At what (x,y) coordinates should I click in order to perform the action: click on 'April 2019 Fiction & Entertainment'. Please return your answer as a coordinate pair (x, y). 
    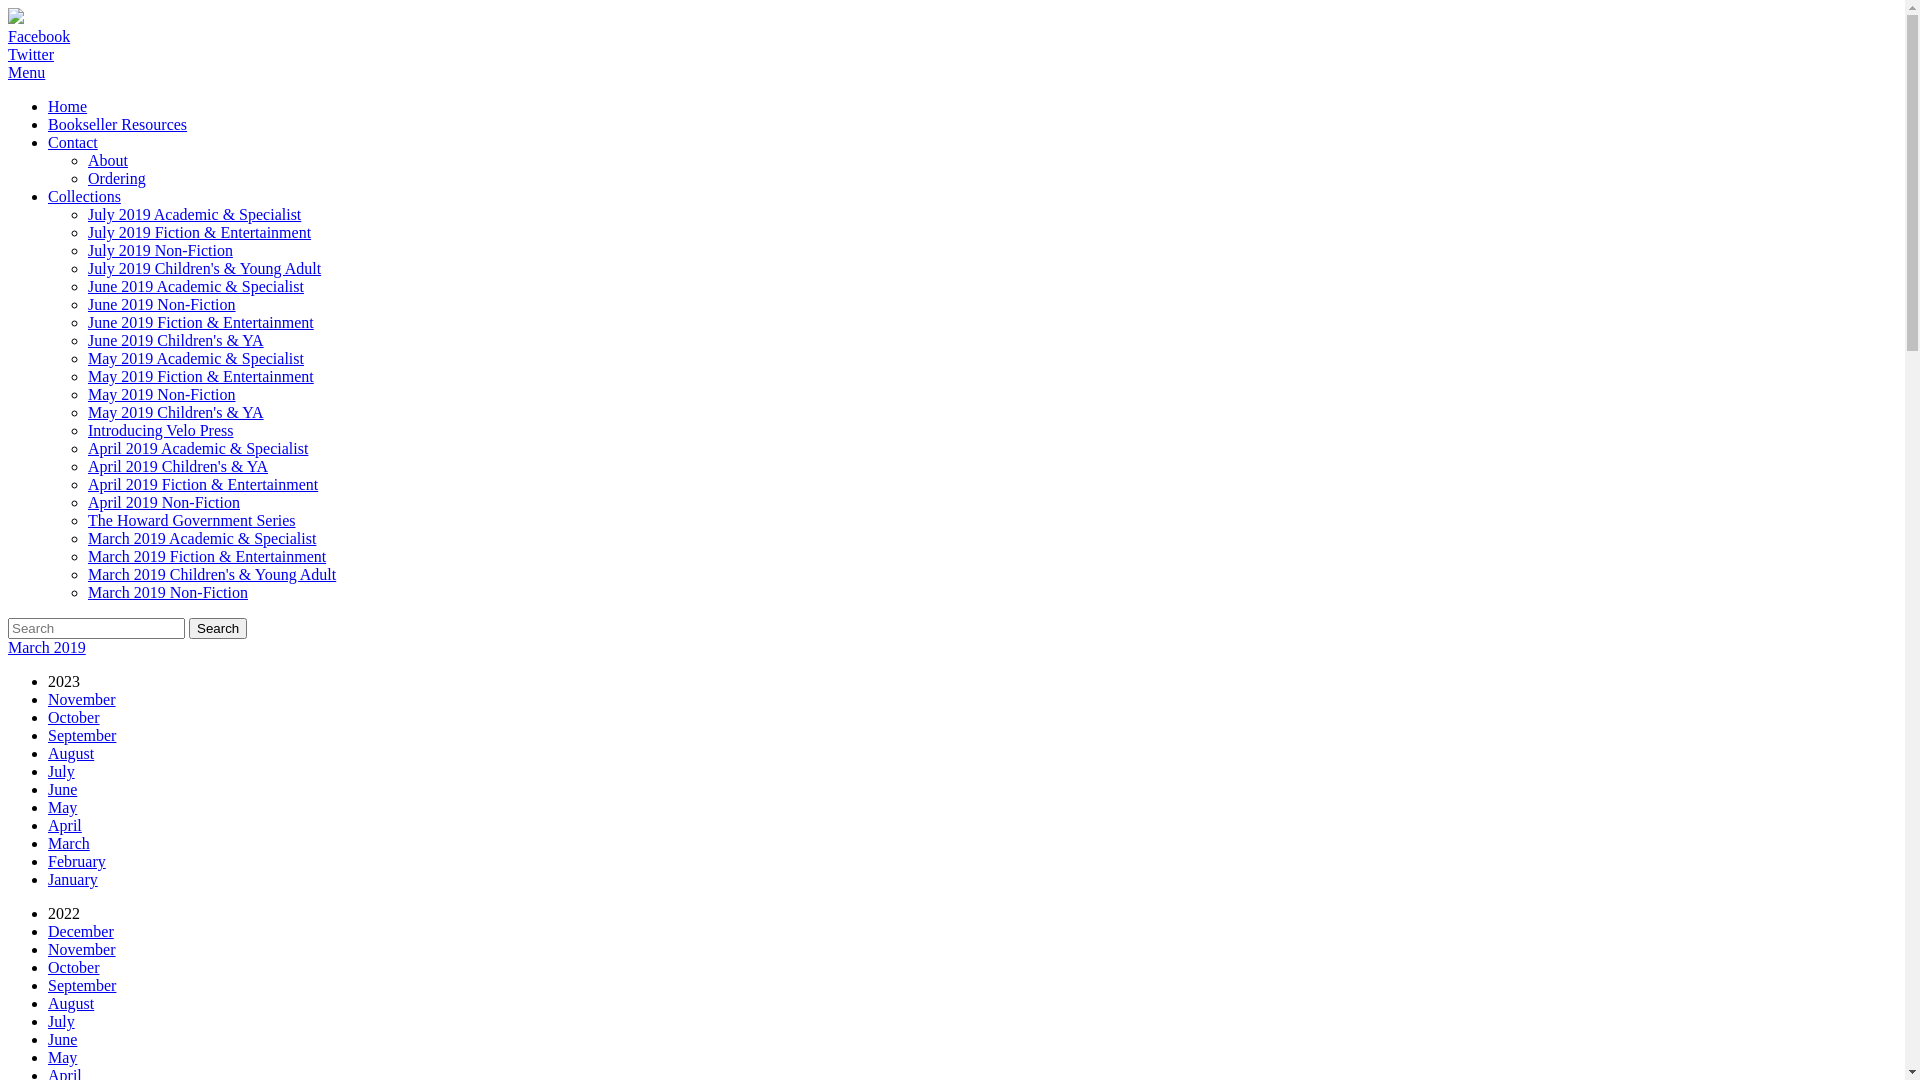
    Looking at the image, I should click on (202, 484).